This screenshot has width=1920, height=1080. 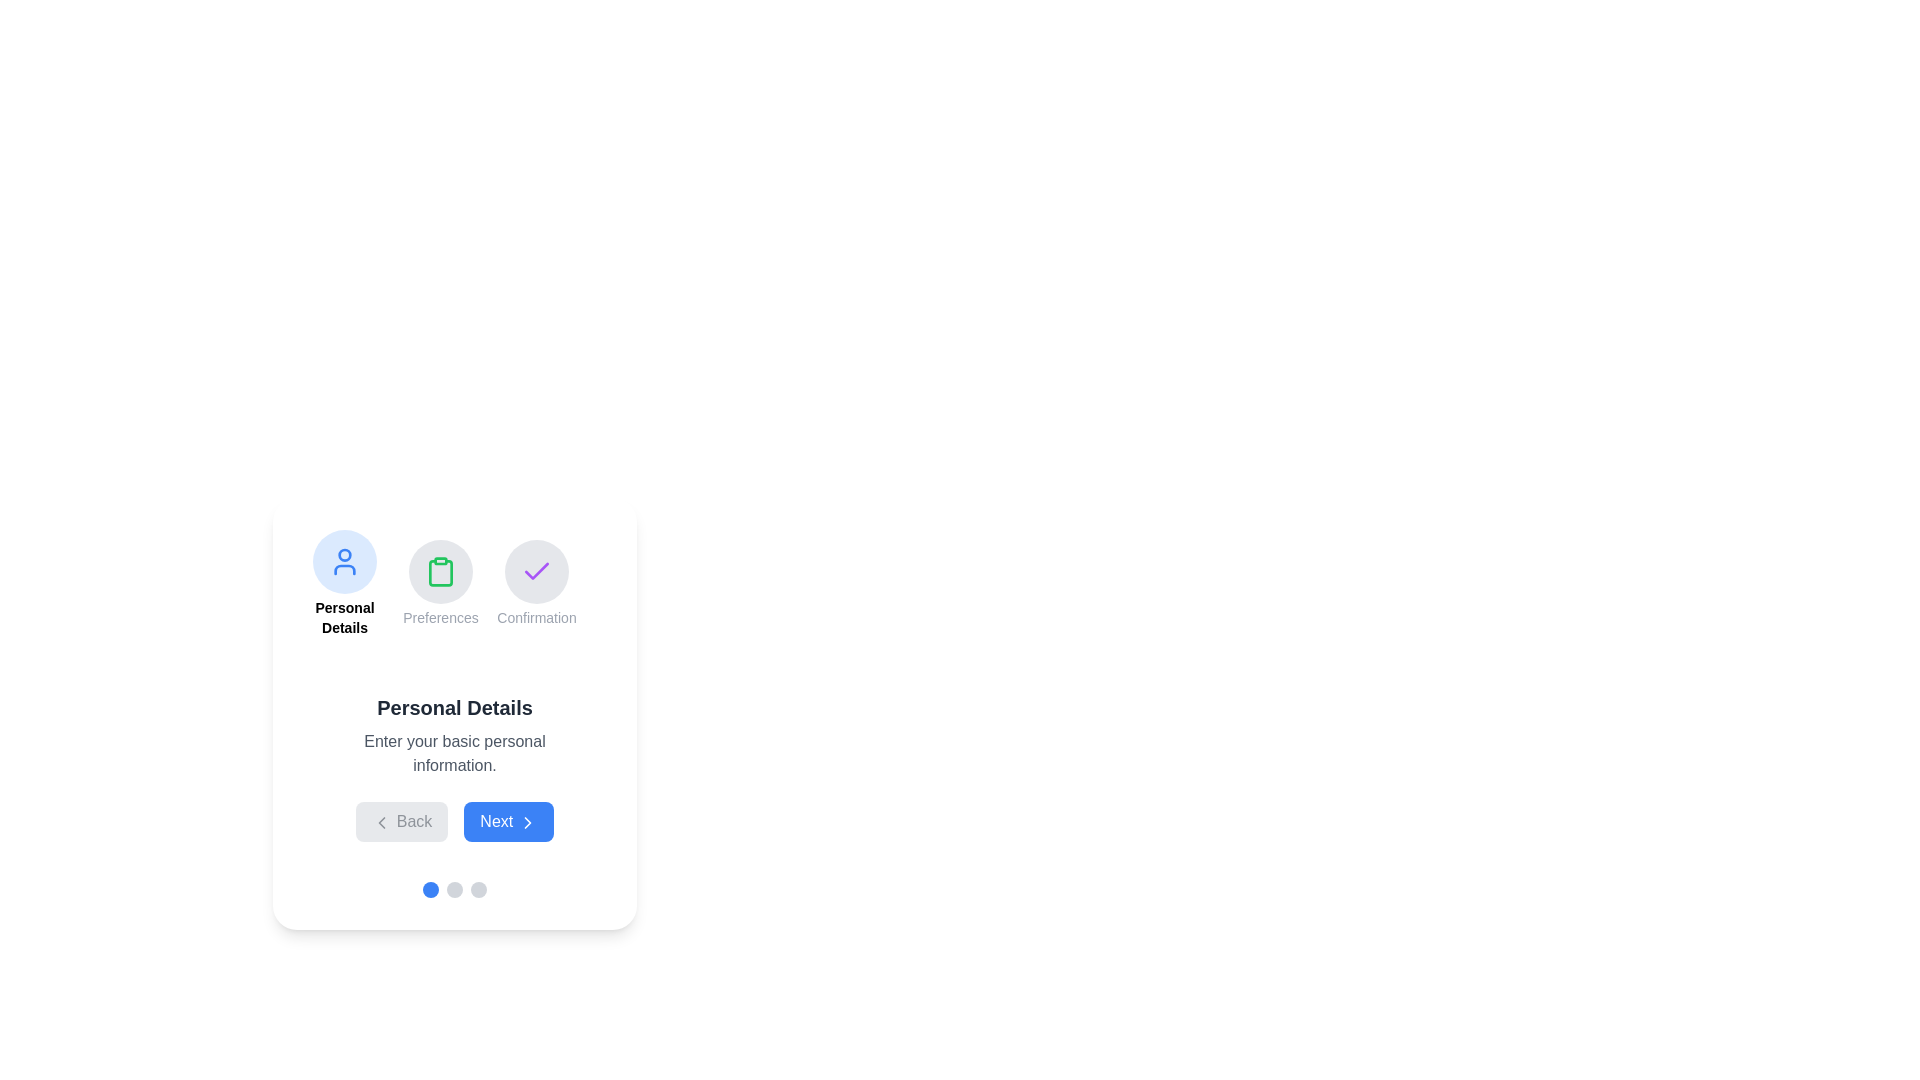 I want to click on the third option of the horizontal step indicator located above the 'Confirmation' label, so click(x=537, y=571).